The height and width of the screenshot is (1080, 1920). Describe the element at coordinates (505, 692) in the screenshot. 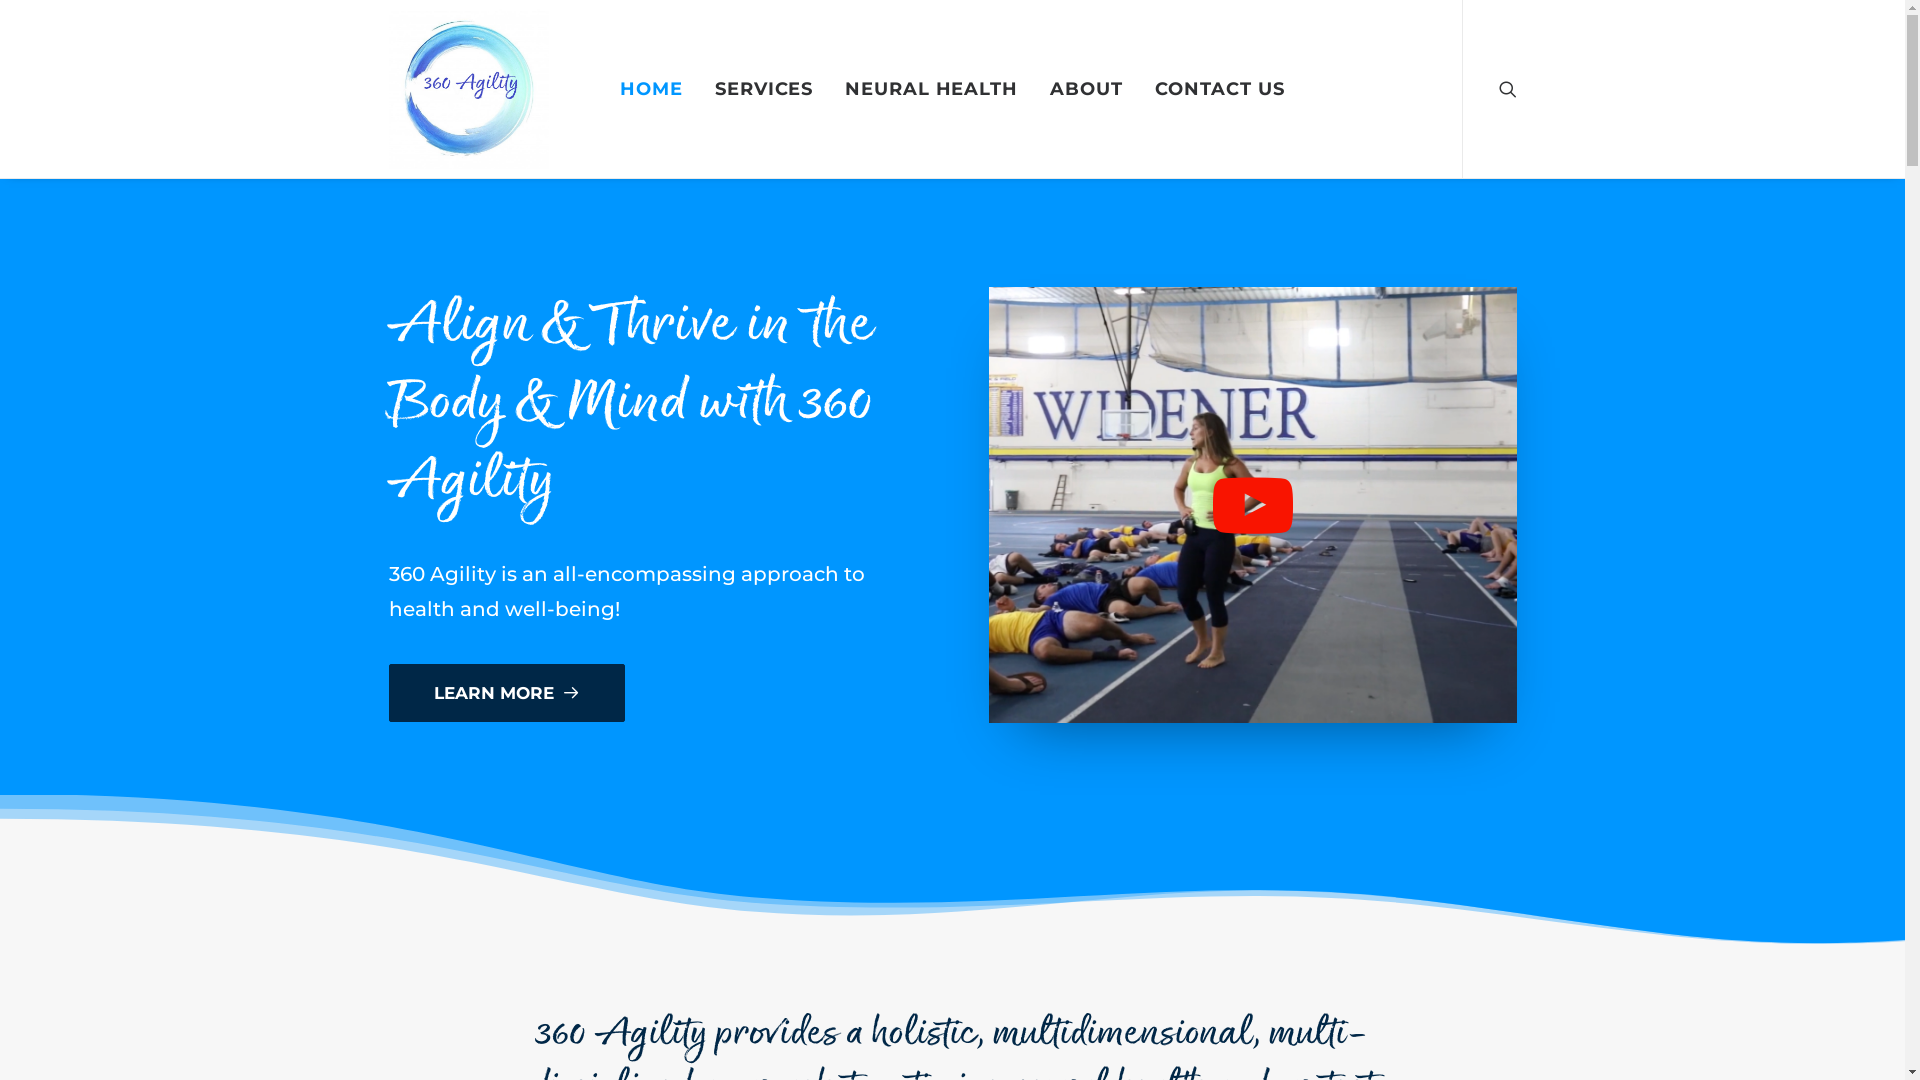

I see `'LEARN MORE'` at that location.